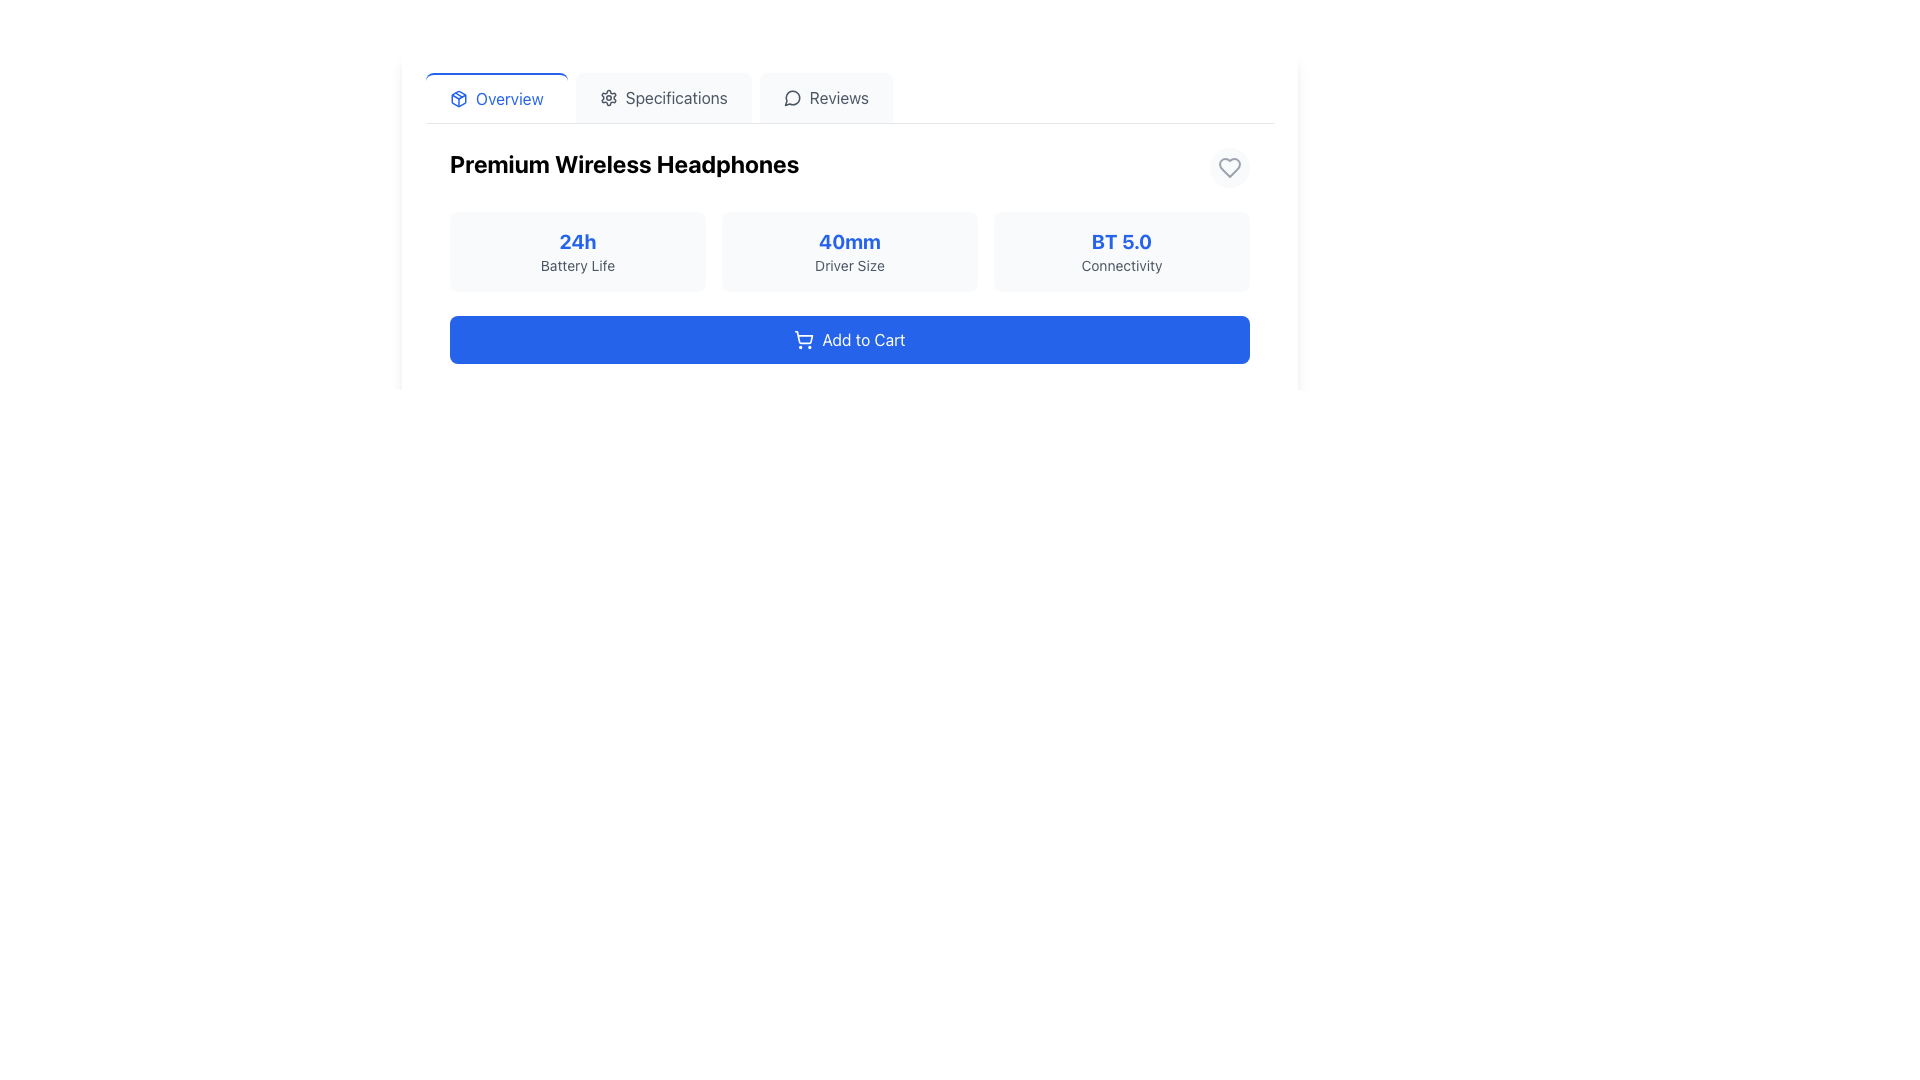 This screenshot has width=1920, height=1080. Describe the element at coordinates (839, 97) in the screenshot. I see `the 'Reviews' text label, which is the third item in a horizontal row of elements, following a speech bubble icon and another related icon` at that location.